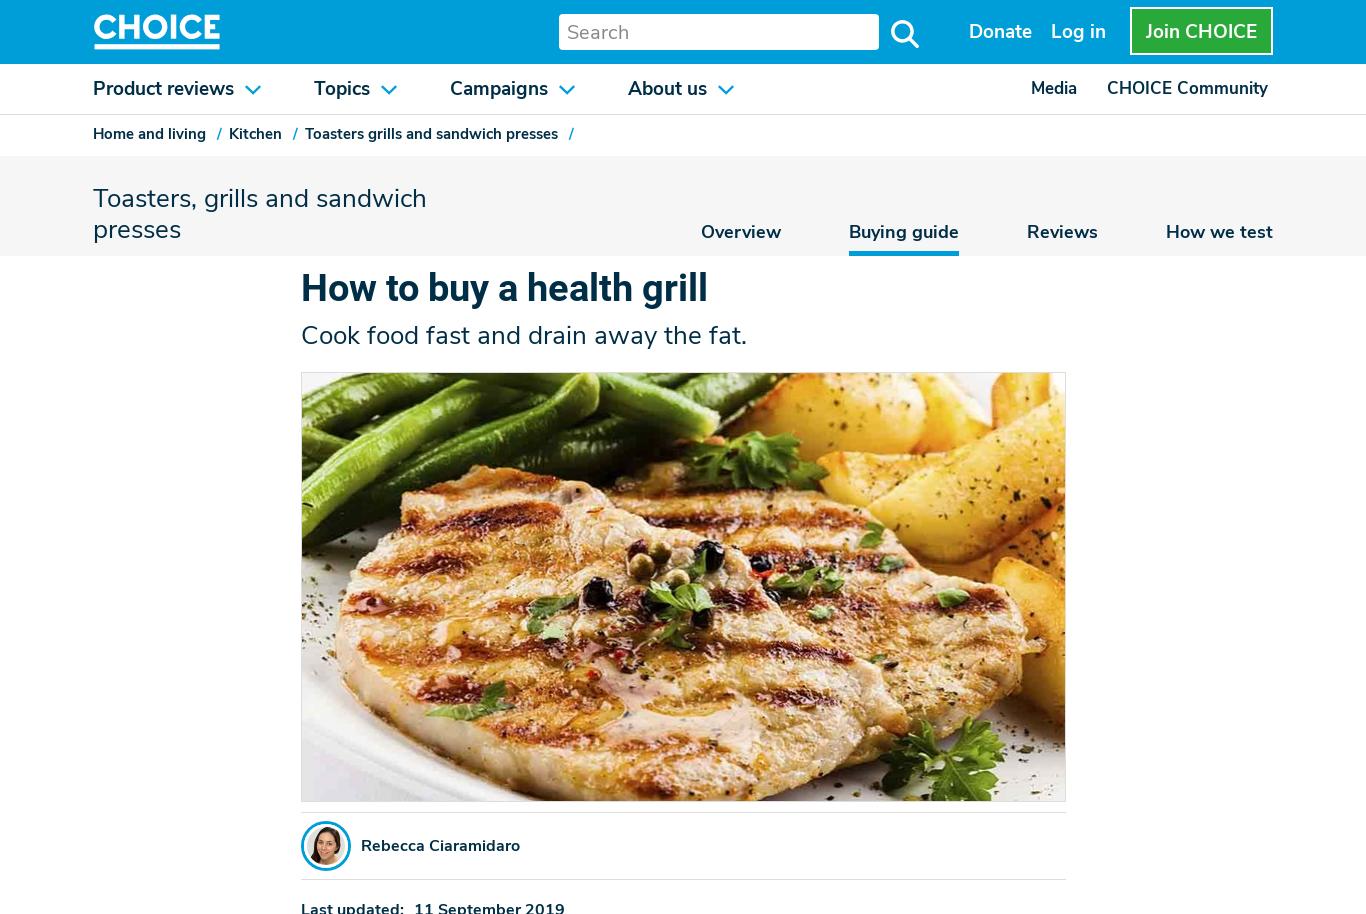 Image resolution: width=1366 pixels, height=914 pixels. Describe the element at coordinates (1000, 31) in the screenshot. I see `'Donate'` at that location.